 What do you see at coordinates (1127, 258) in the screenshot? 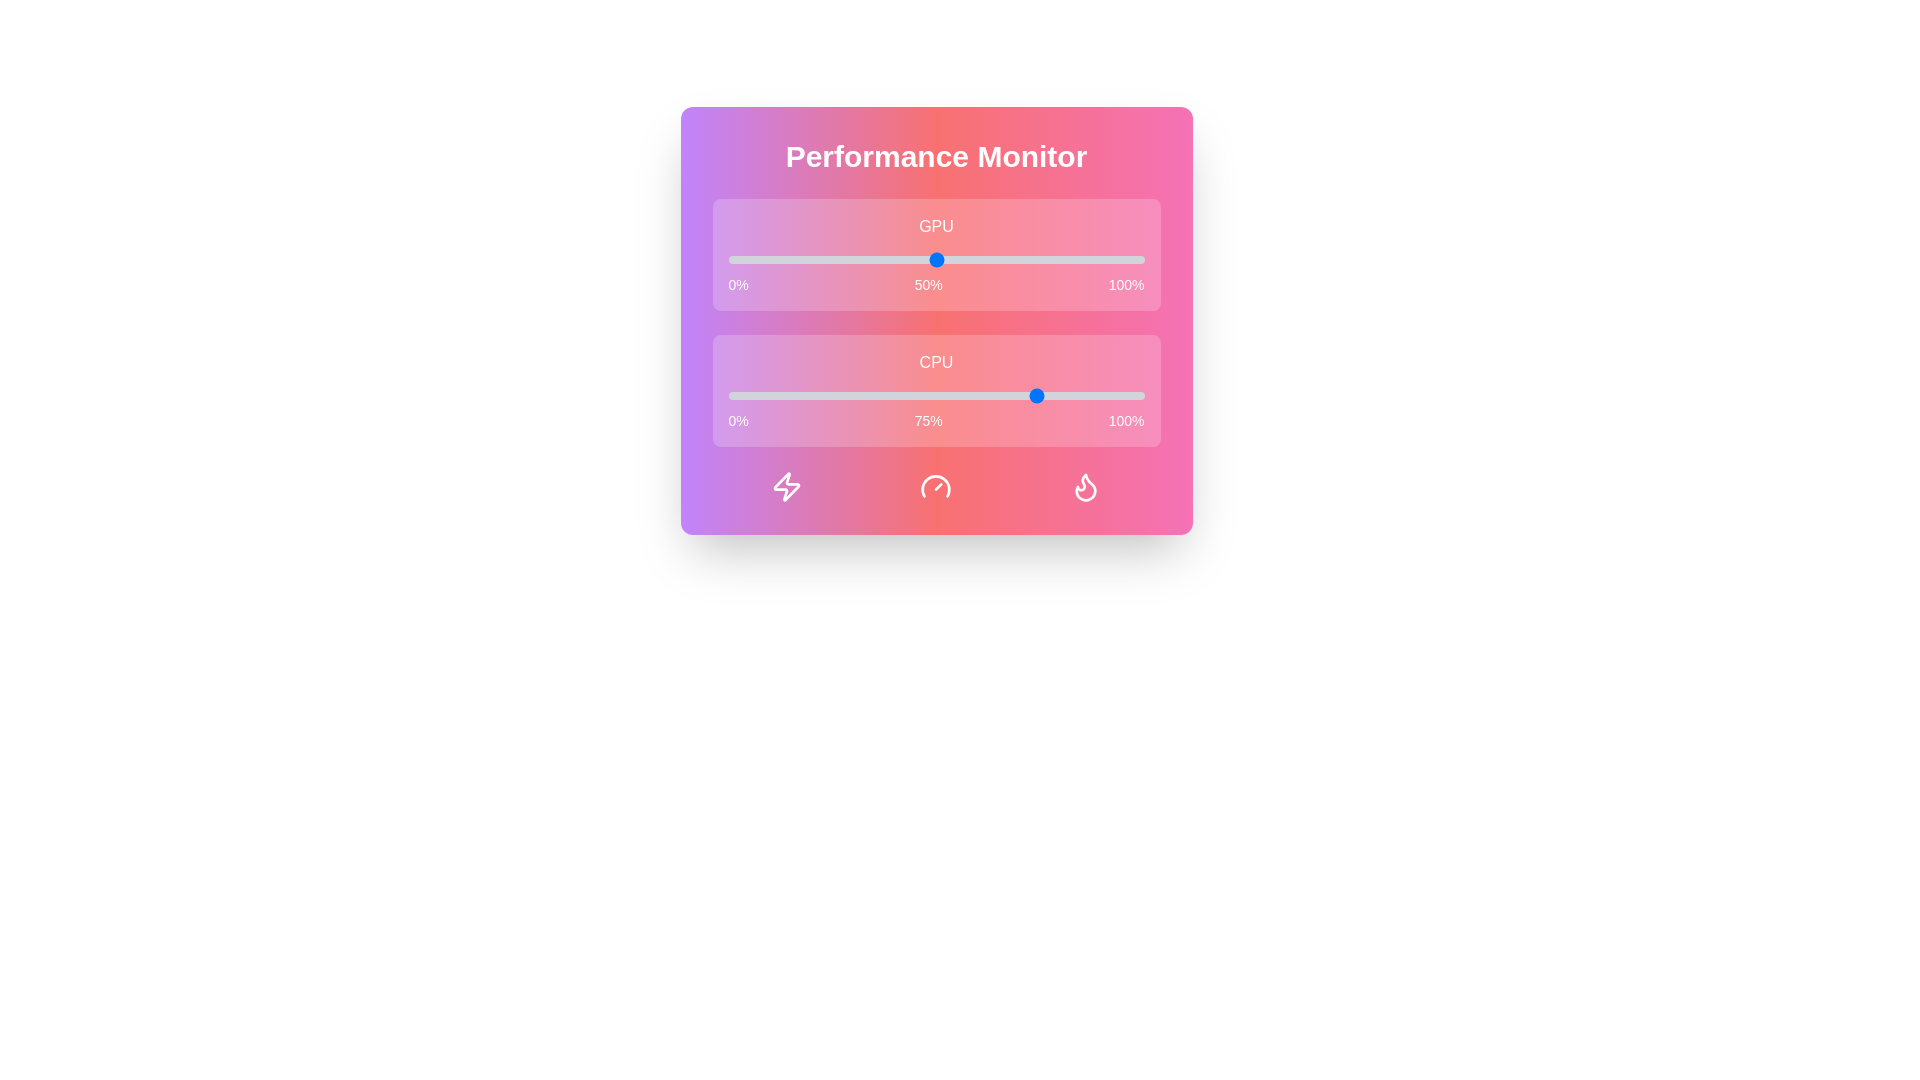
I see `the GPU performance slider to 96%` at bounding box center [1127, 258].